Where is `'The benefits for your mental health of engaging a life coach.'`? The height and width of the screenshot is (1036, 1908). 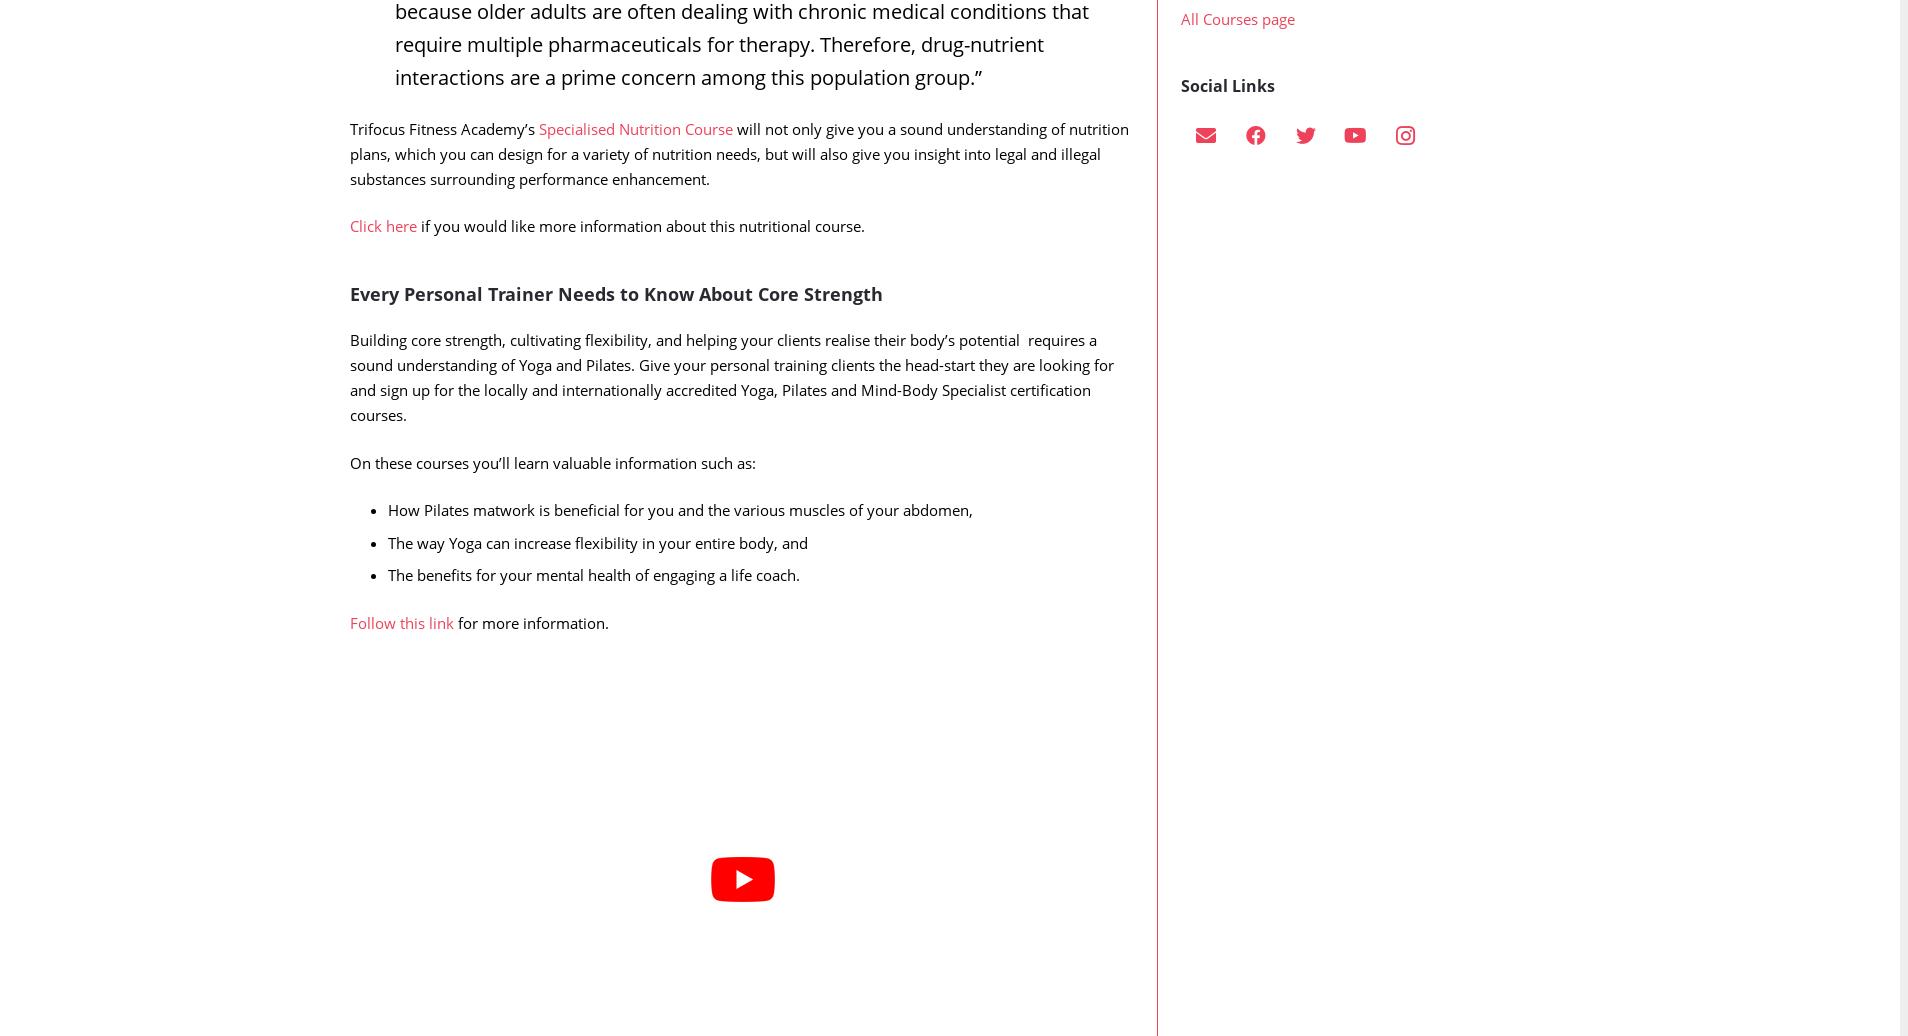
'The benefits for your mental health of engaging a life coach.' is located at coordinates (592, 614).